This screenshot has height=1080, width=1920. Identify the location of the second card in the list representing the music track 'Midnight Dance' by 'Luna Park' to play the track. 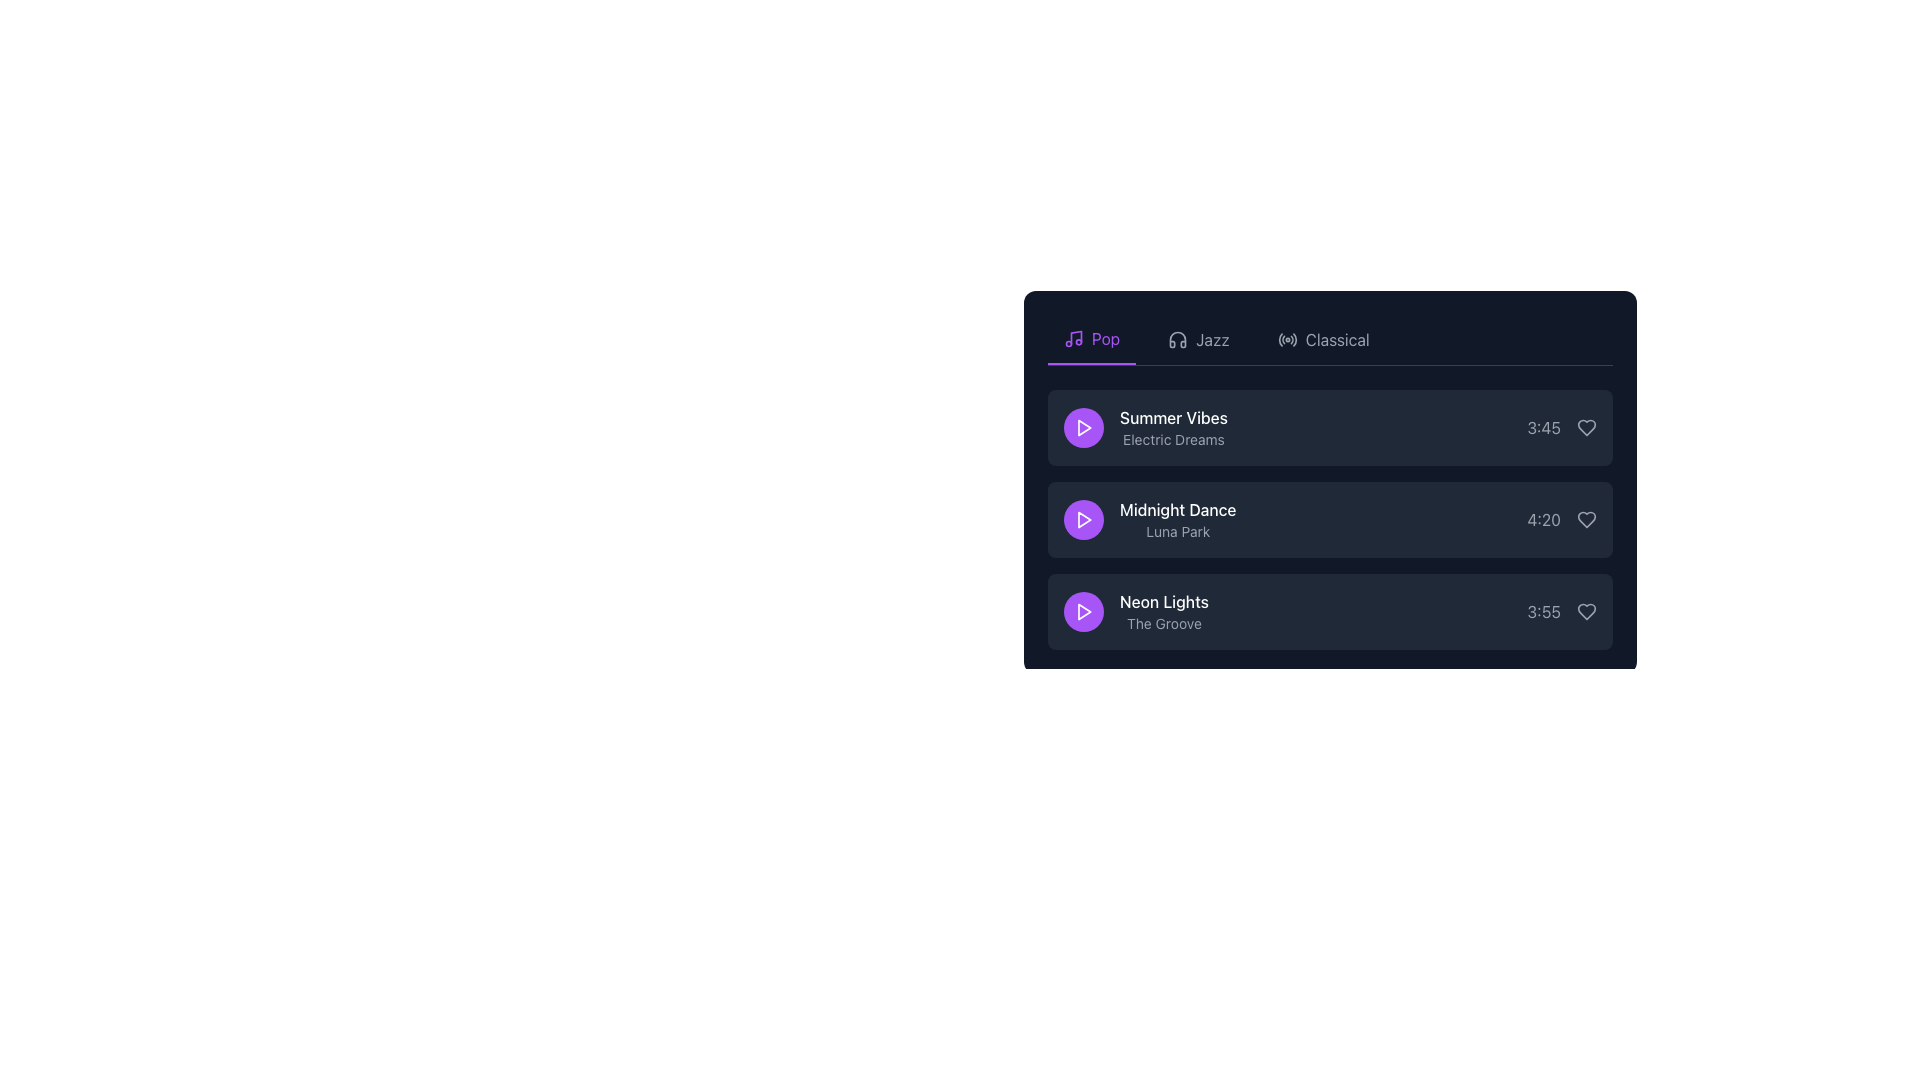
(1330, 482).